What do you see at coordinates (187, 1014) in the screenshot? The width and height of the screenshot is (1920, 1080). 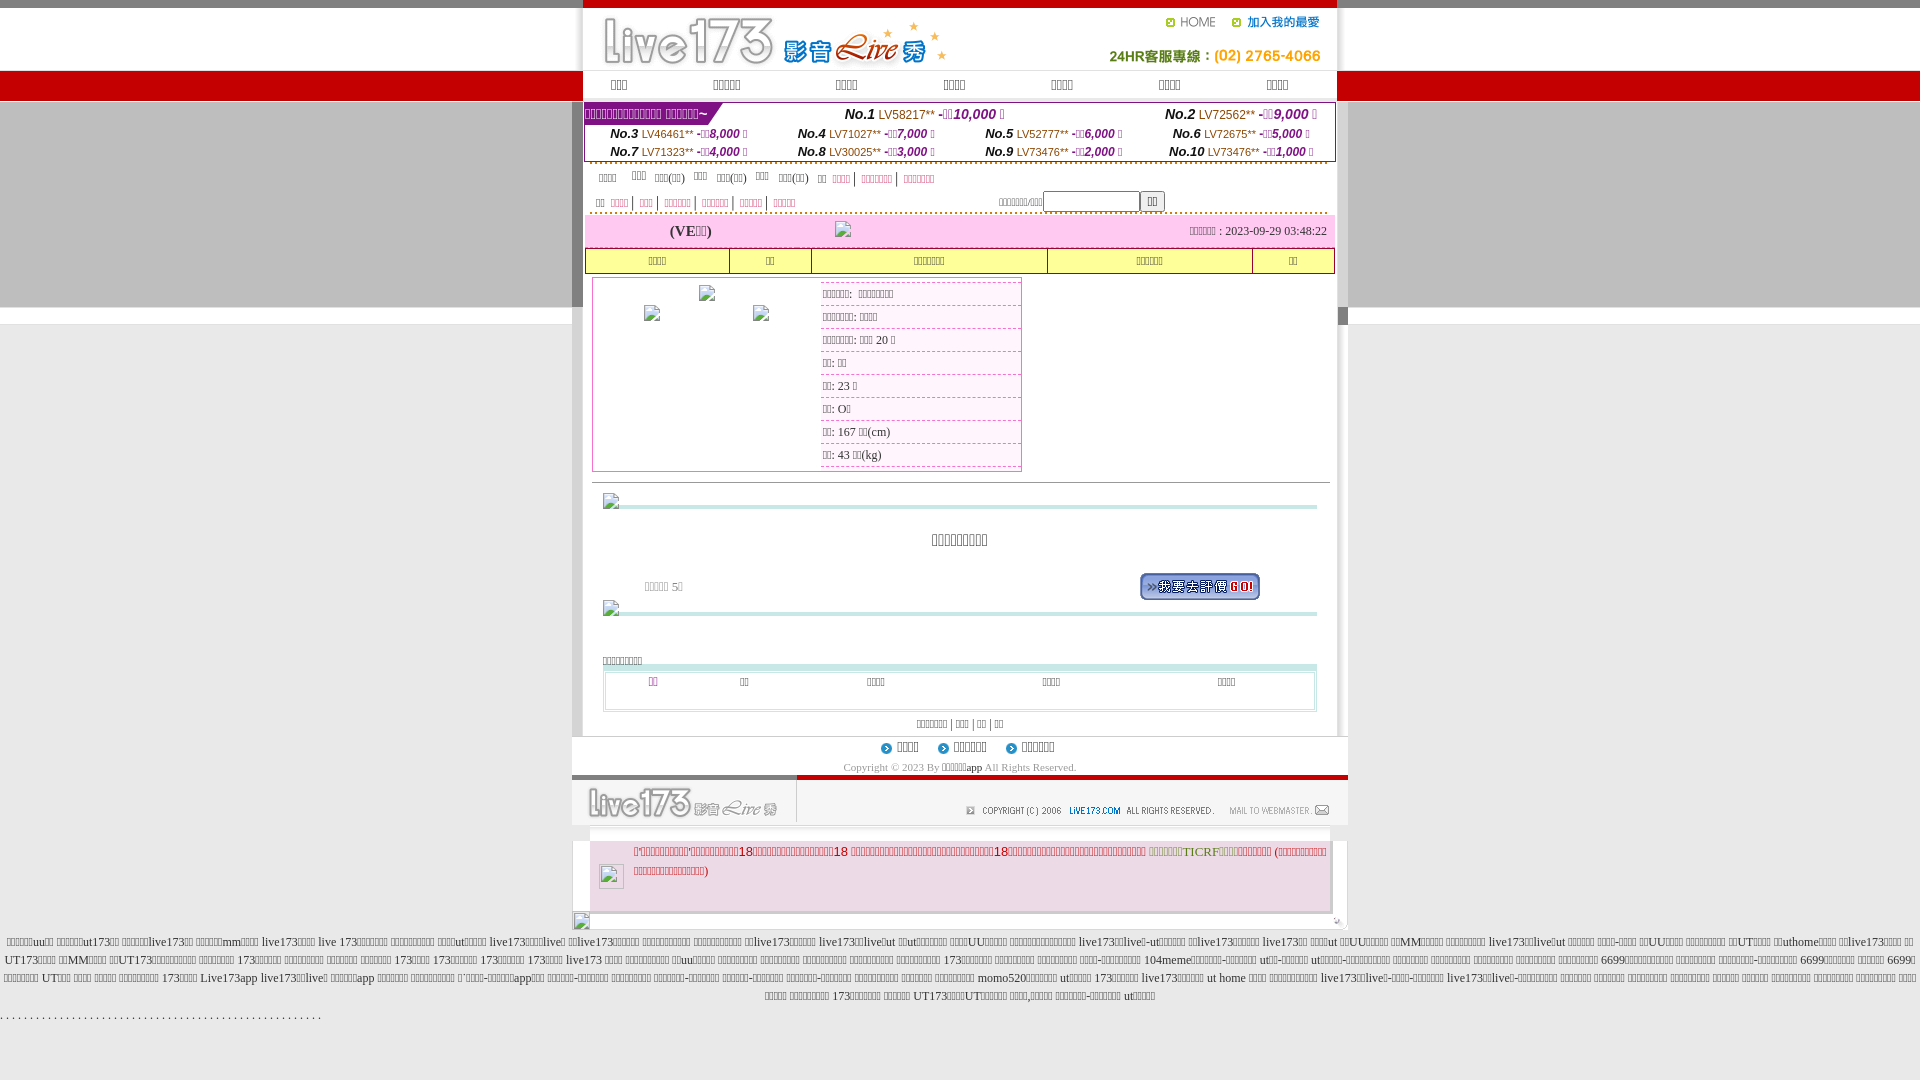 I see `'.'` at bounding box center [187, 1014].